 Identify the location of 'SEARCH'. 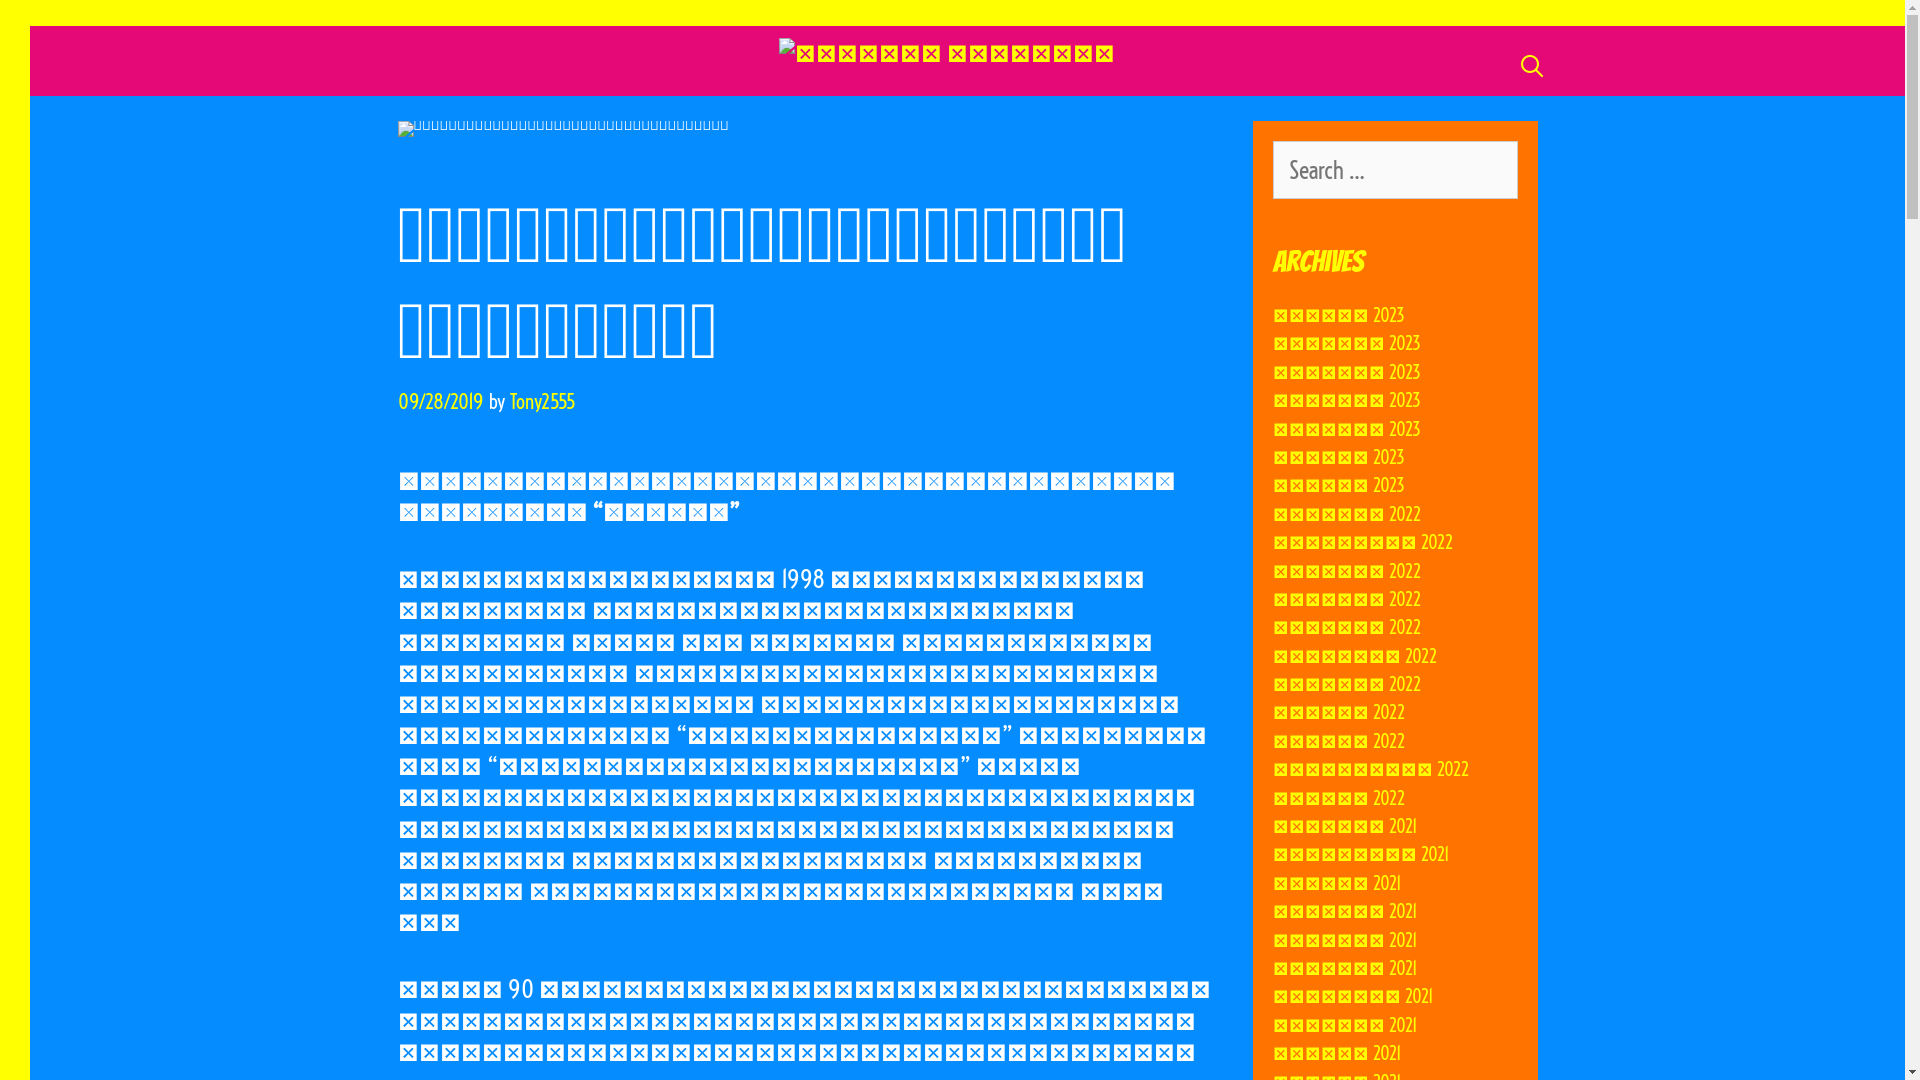
(1530, 64).